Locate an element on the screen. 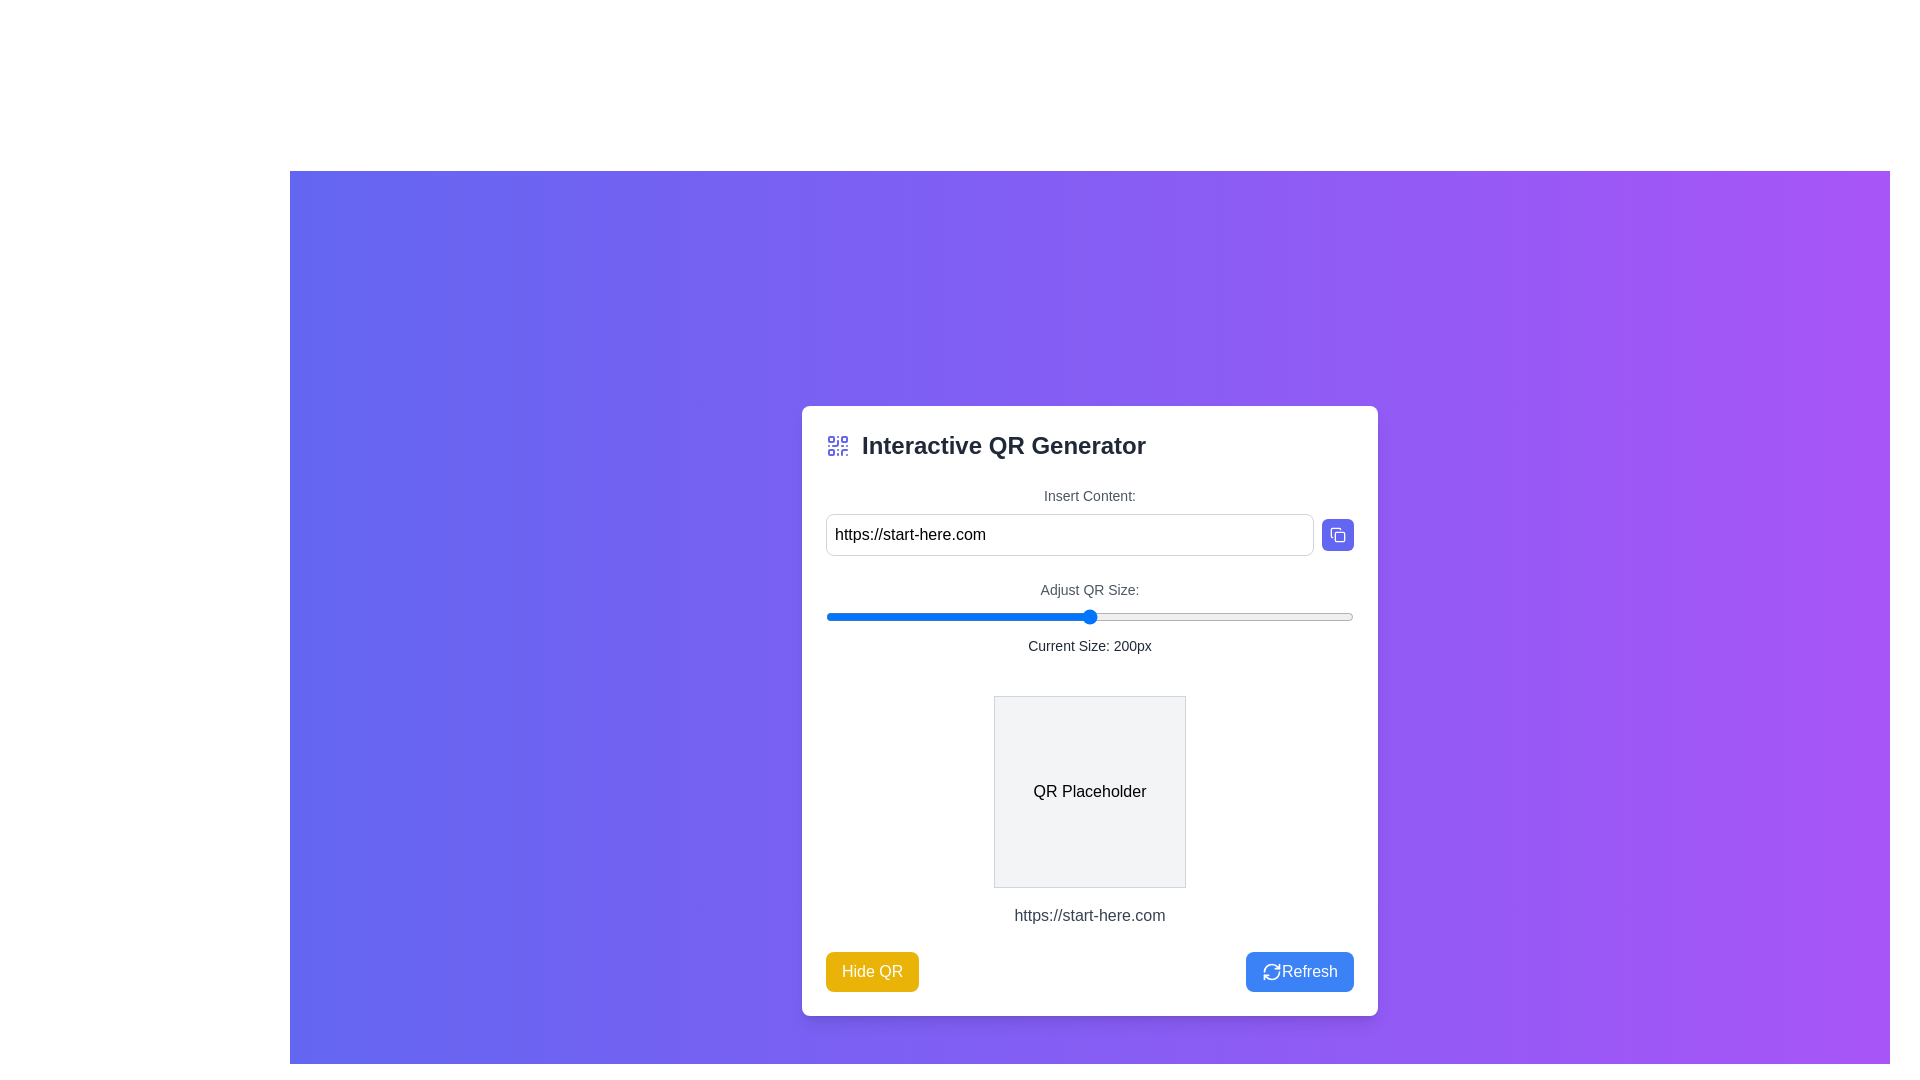  the QR code size is located at coordinates (839, 616).